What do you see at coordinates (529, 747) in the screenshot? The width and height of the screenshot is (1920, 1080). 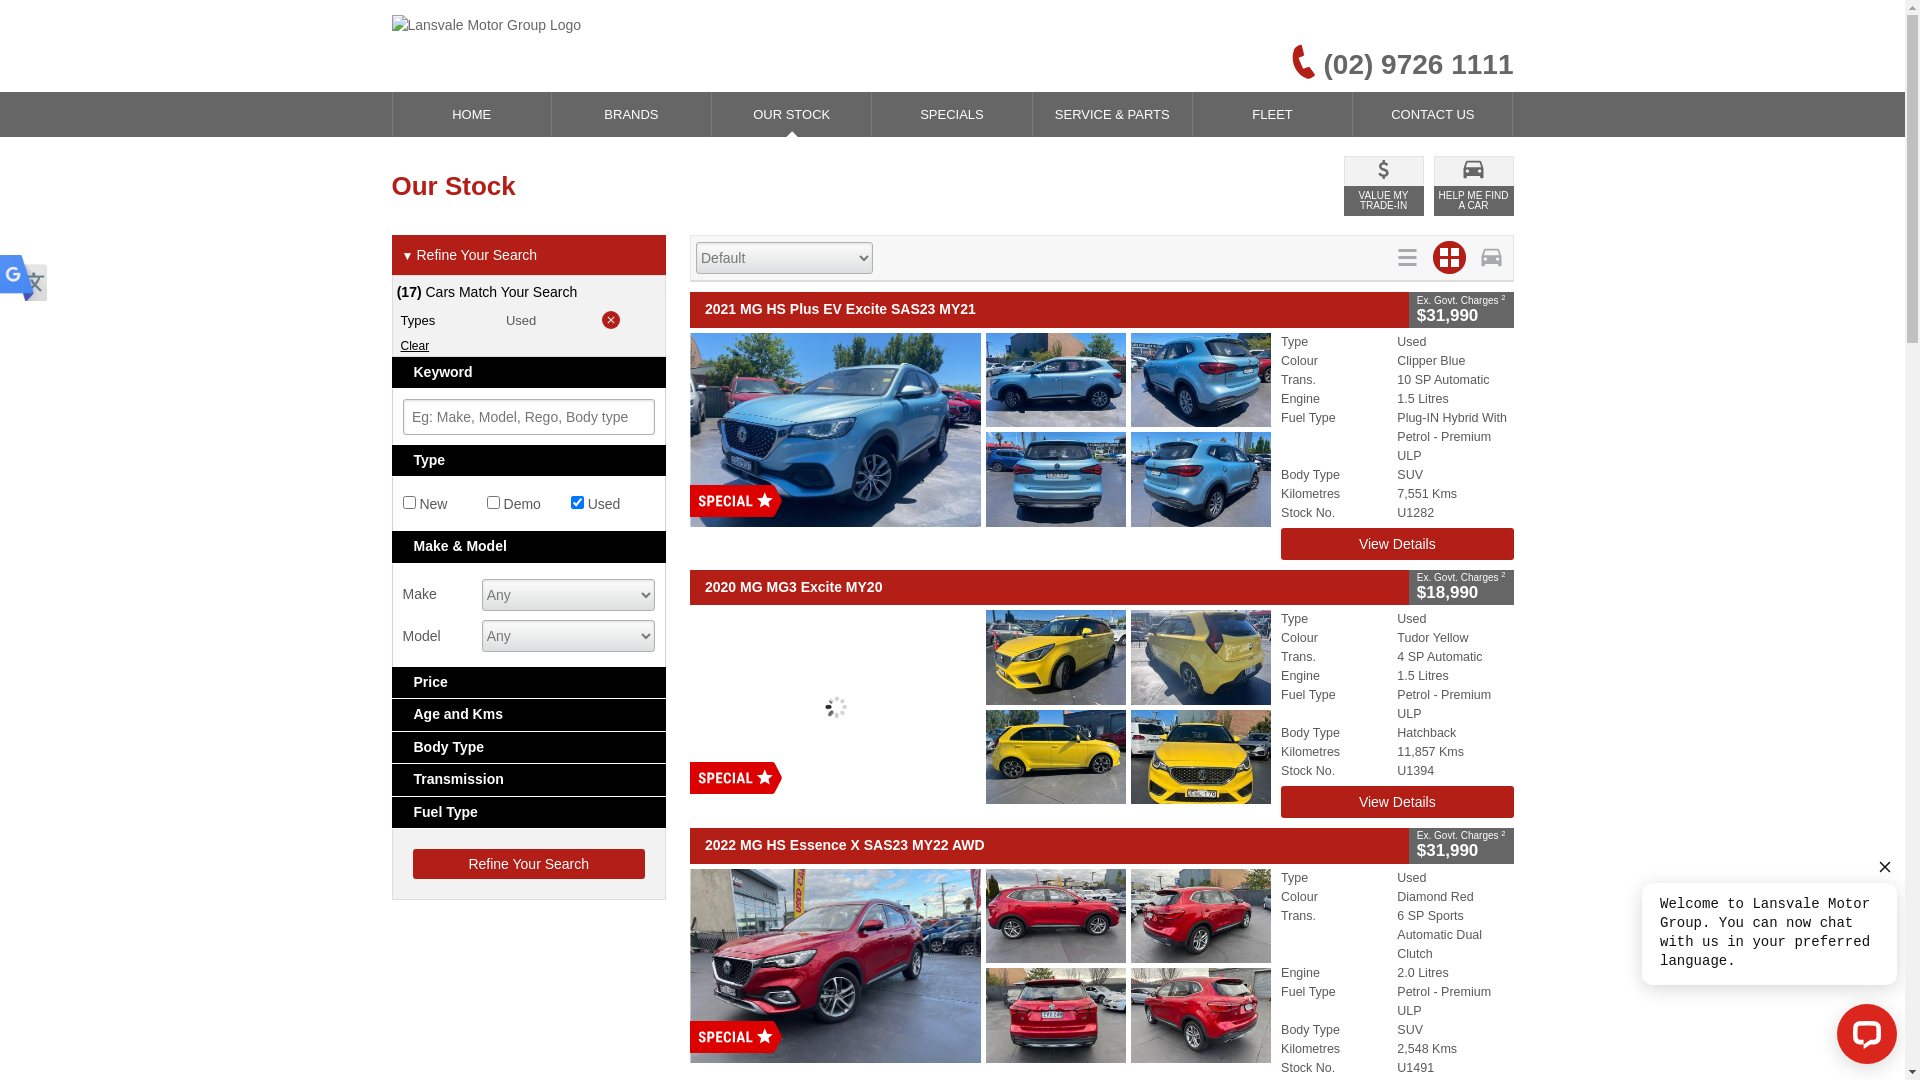 I see `'Body Type'` at bounding box center [529, 747].